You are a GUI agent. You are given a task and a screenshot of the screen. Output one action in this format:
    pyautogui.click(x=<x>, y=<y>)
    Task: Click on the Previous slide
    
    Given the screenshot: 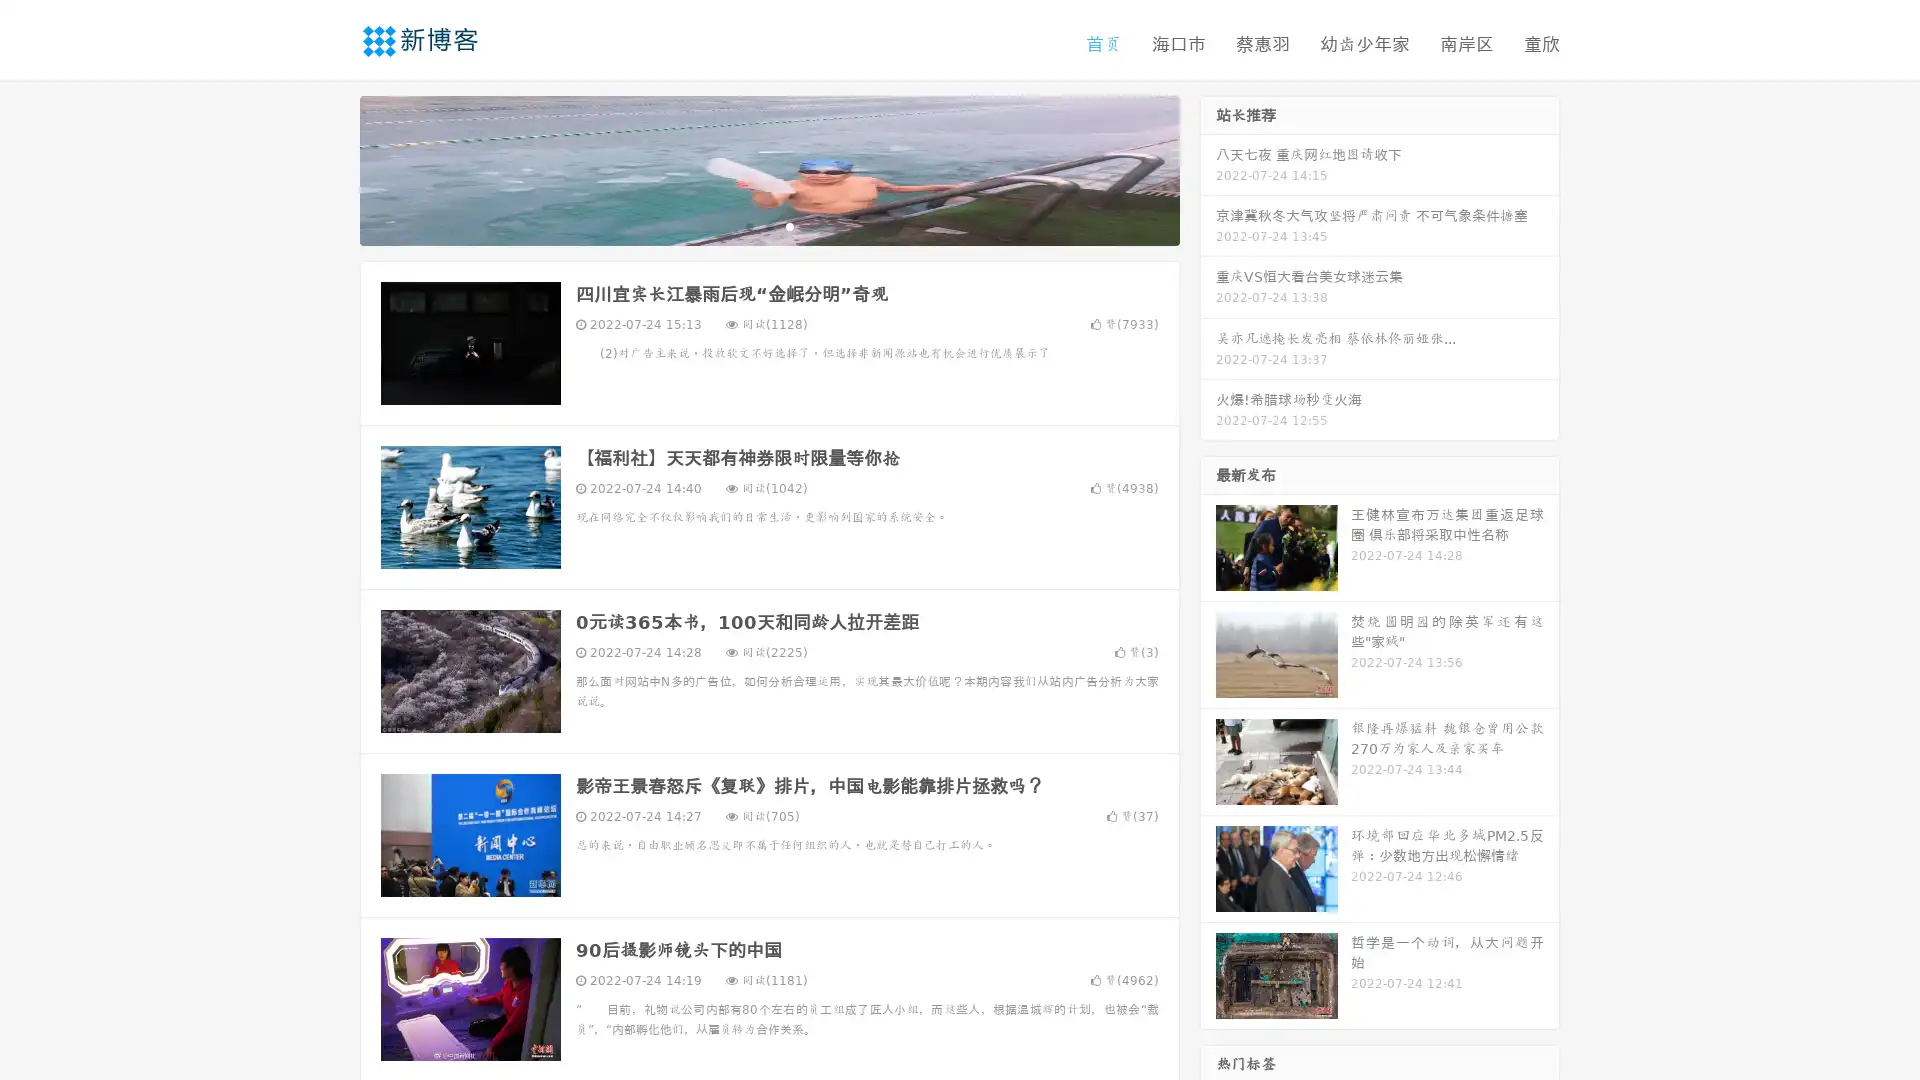 What is the action you would take?
    pyautogui.click(x=330, y=168)
    